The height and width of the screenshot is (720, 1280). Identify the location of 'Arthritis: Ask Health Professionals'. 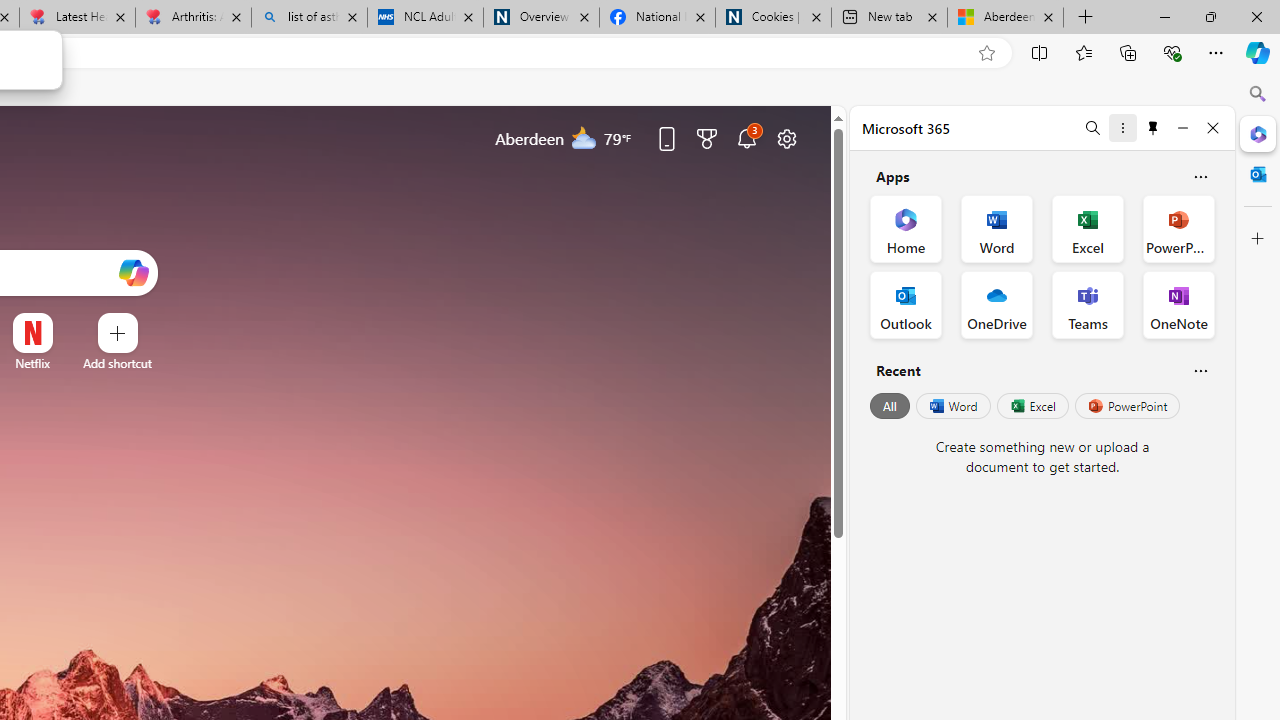
(193, 17).